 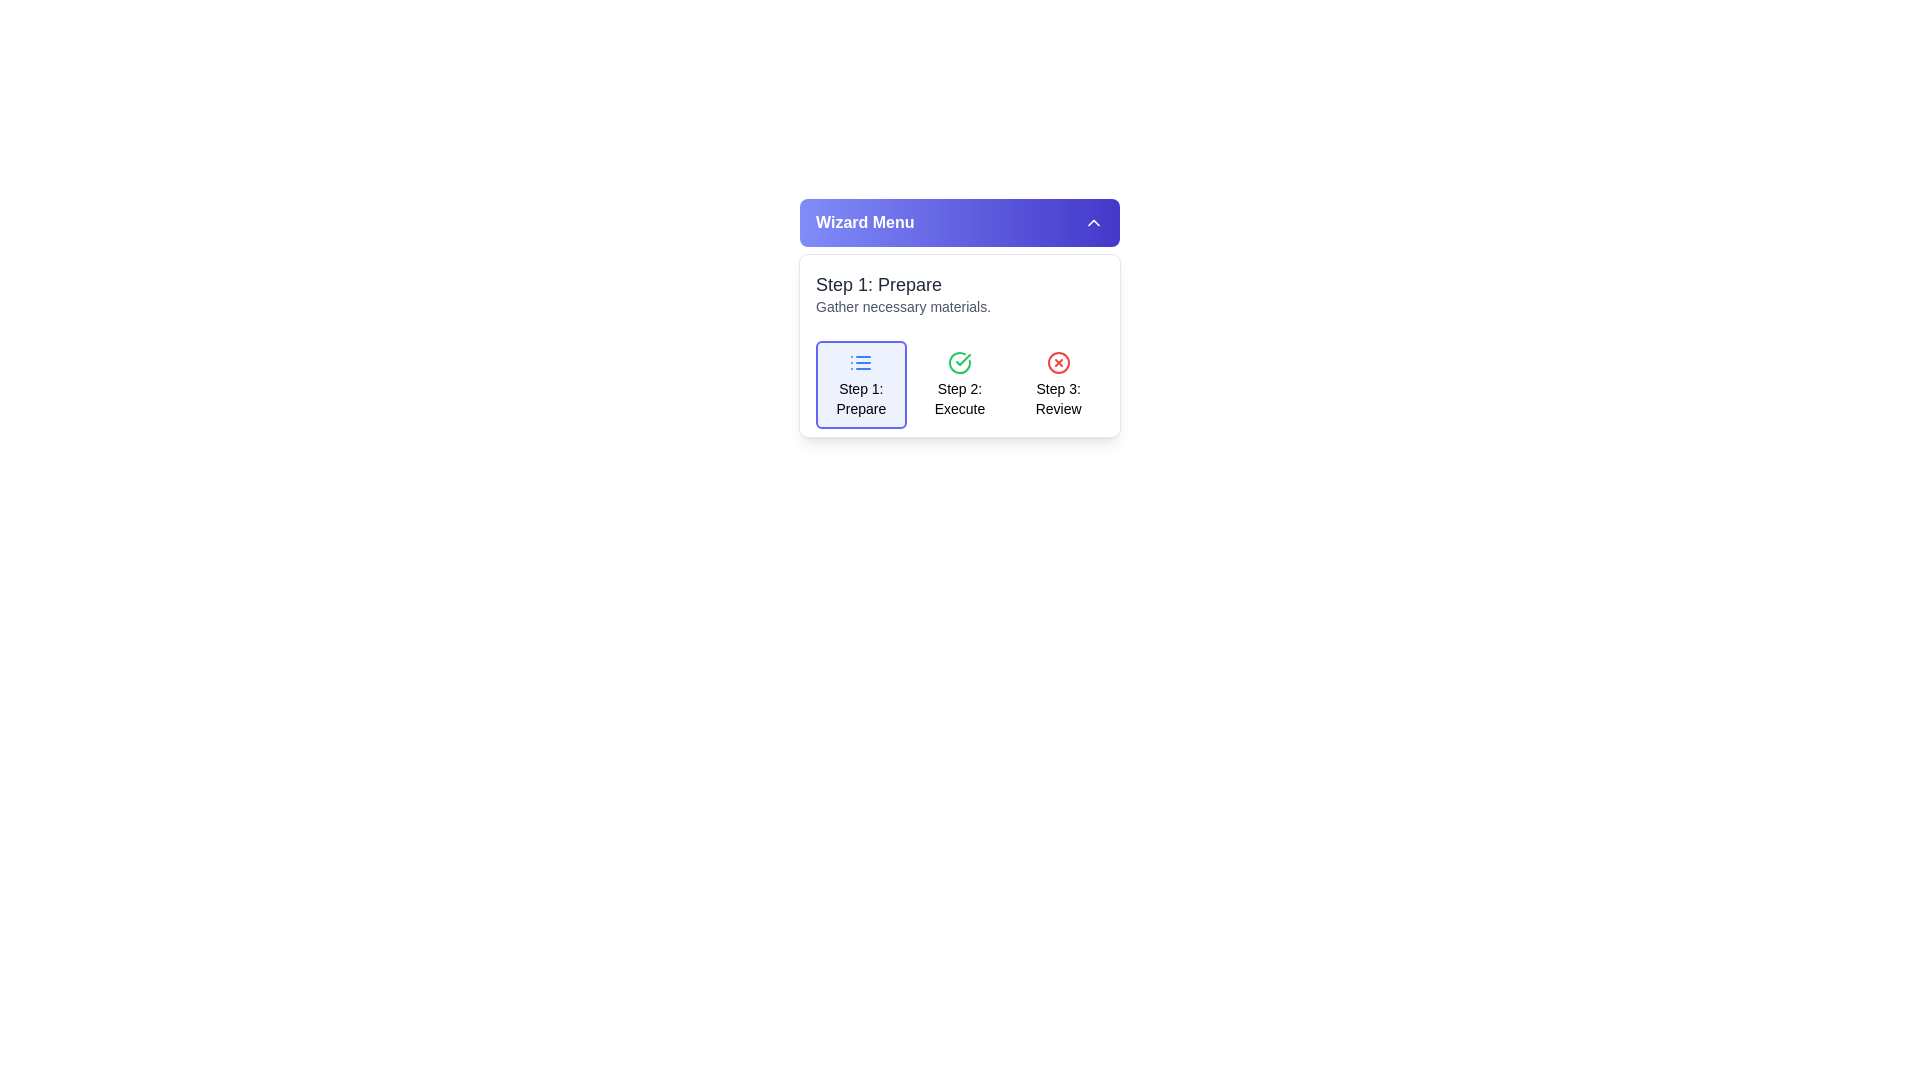 What do you see at coordinates (865, 223) in the screenshot?
I see `the 'Wizard Menu' label, which is a bold white text label against a gradient background, located towards the left side of the top section of the interface` at bounding box center [865, 223].